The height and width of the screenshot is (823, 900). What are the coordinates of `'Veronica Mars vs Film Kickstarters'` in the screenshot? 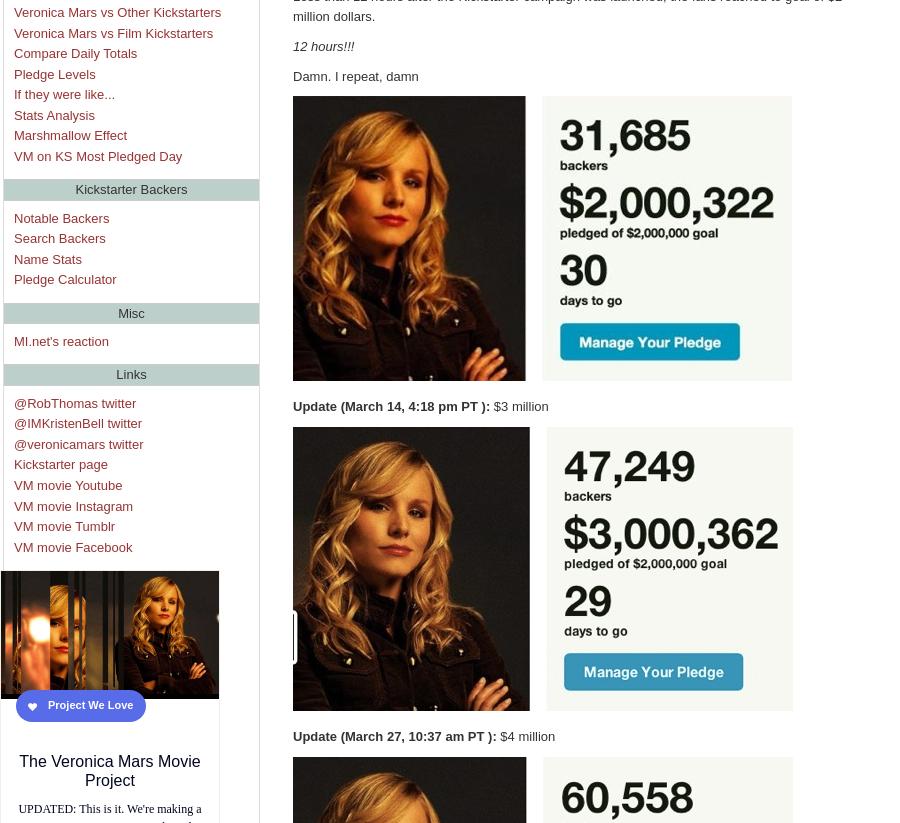 It's located at (113, 31).